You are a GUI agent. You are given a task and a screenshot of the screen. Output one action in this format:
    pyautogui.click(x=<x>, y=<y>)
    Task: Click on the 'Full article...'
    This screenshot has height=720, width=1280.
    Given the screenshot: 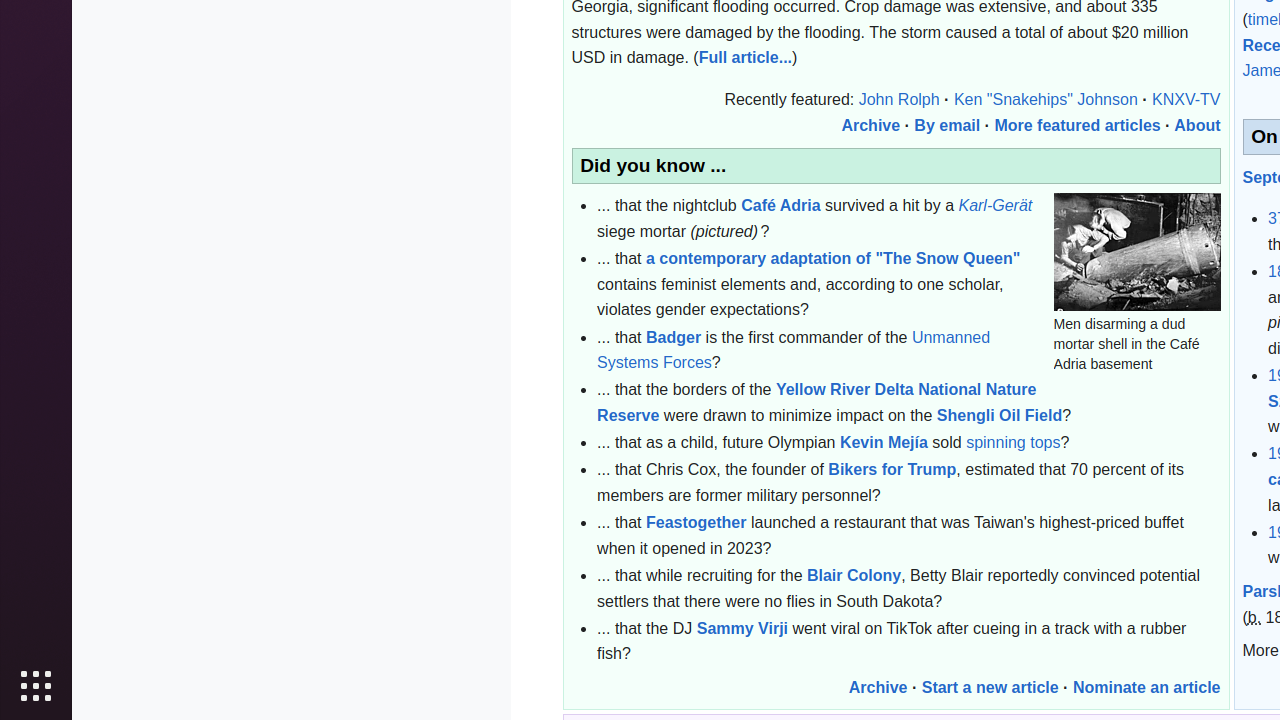 What is the action you would take?
    pyautogui.click(x=744, y=57)
    